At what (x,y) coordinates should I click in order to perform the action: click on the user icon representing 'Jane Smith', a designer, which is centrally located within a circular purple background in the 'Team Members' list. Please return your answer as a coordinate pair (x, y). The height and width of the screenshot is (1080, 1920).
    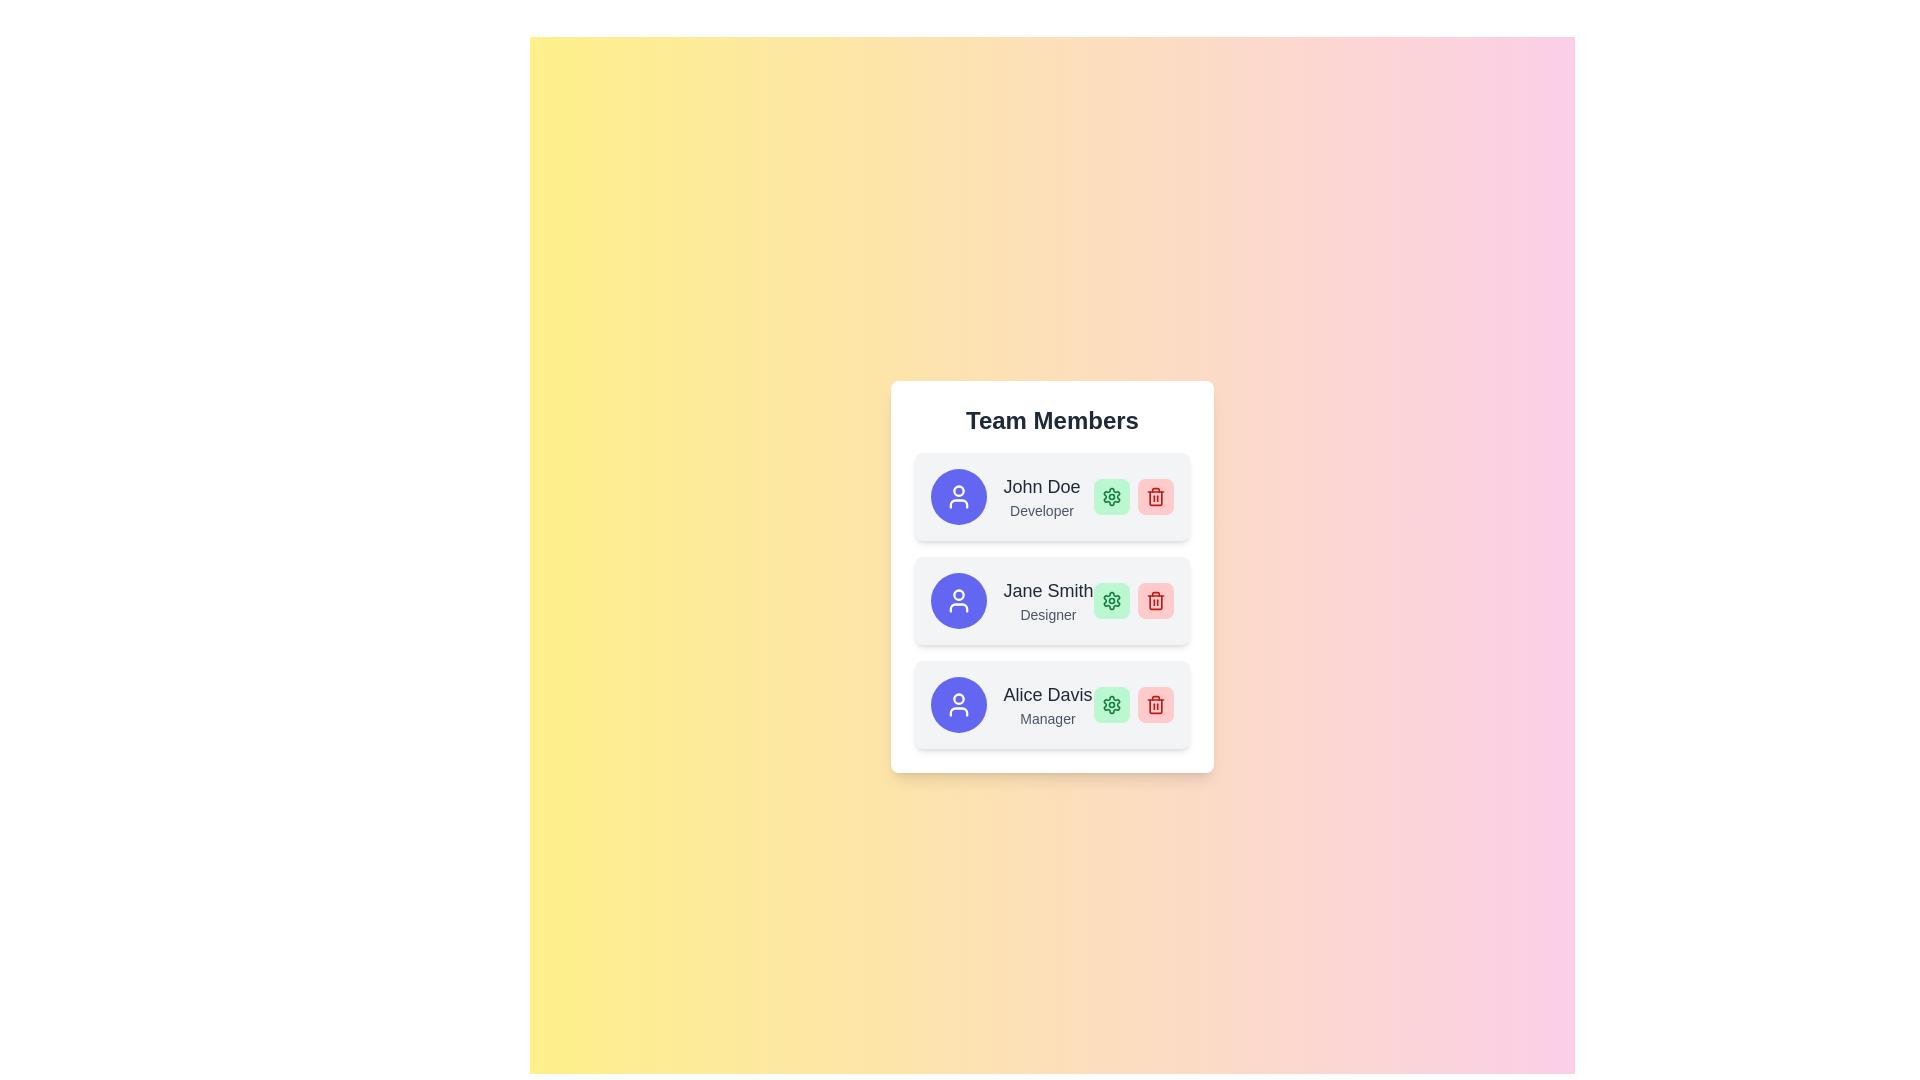
    Looking at the image, I should click on (958, 600).